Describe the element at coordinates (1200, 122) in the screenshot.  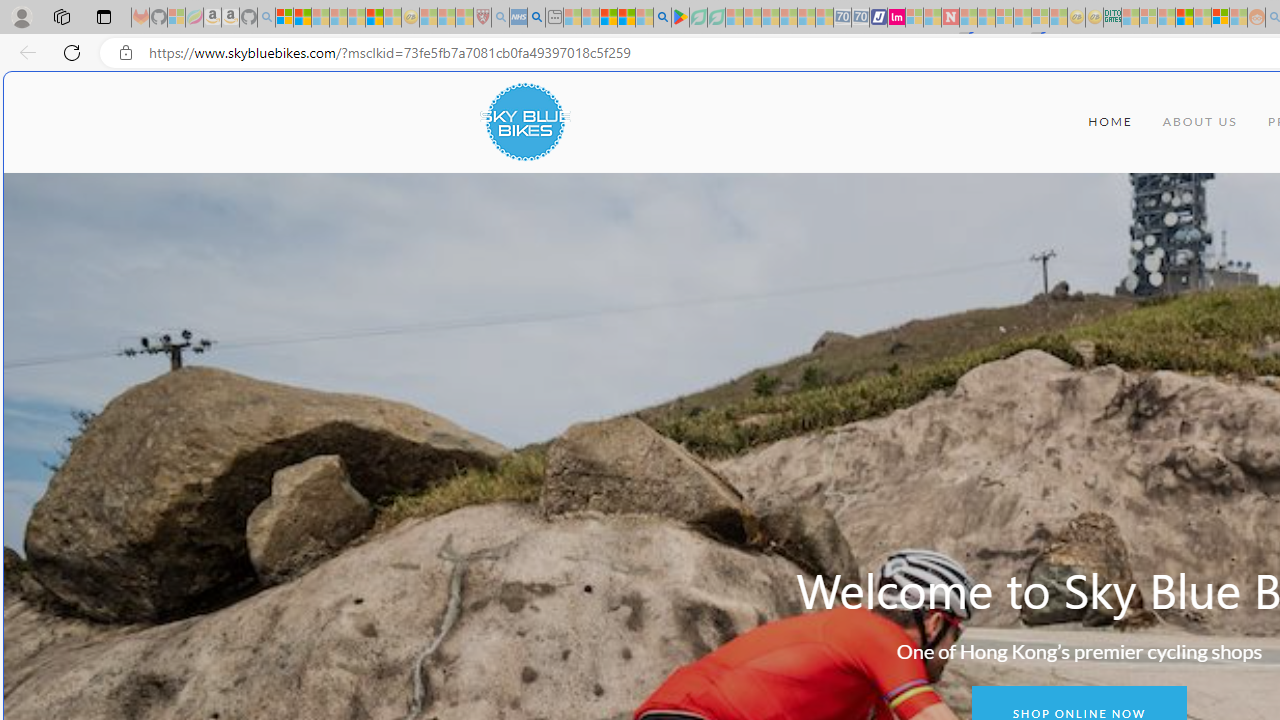
I see `'ABOUT US'` at that location.